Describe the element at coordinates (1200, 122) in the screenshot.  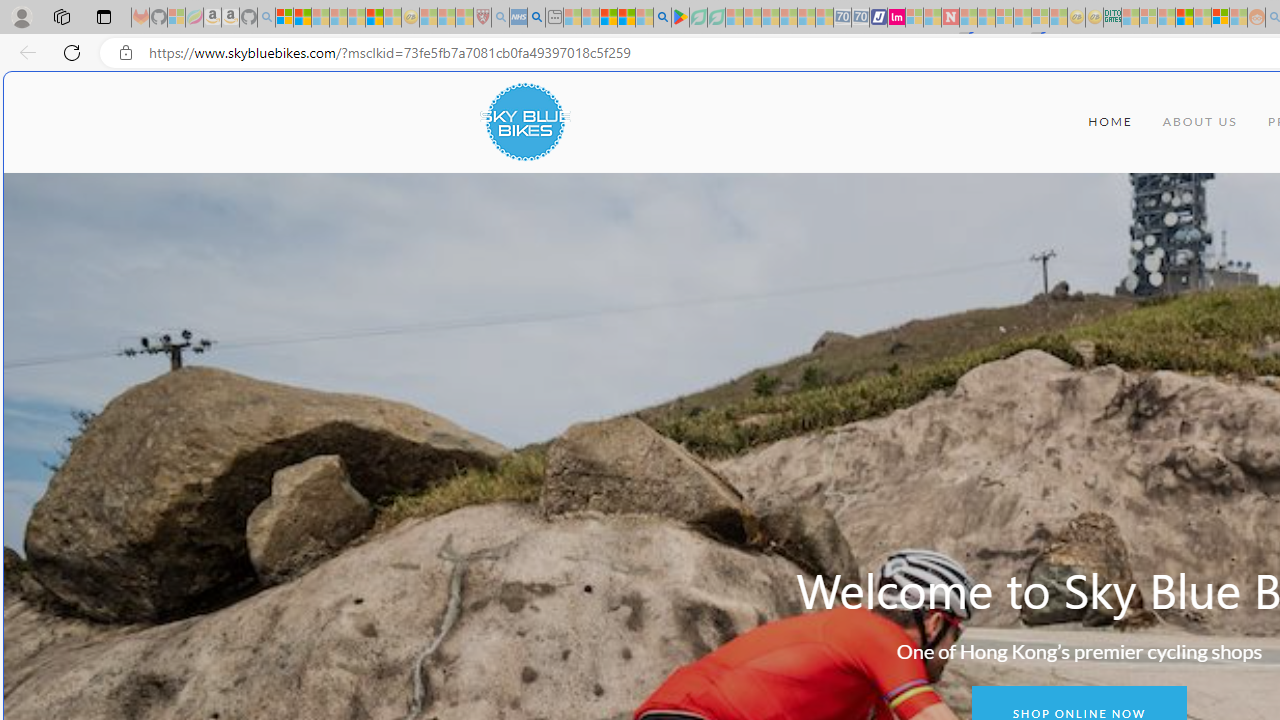
I see `'ABOUT US'` at that location.